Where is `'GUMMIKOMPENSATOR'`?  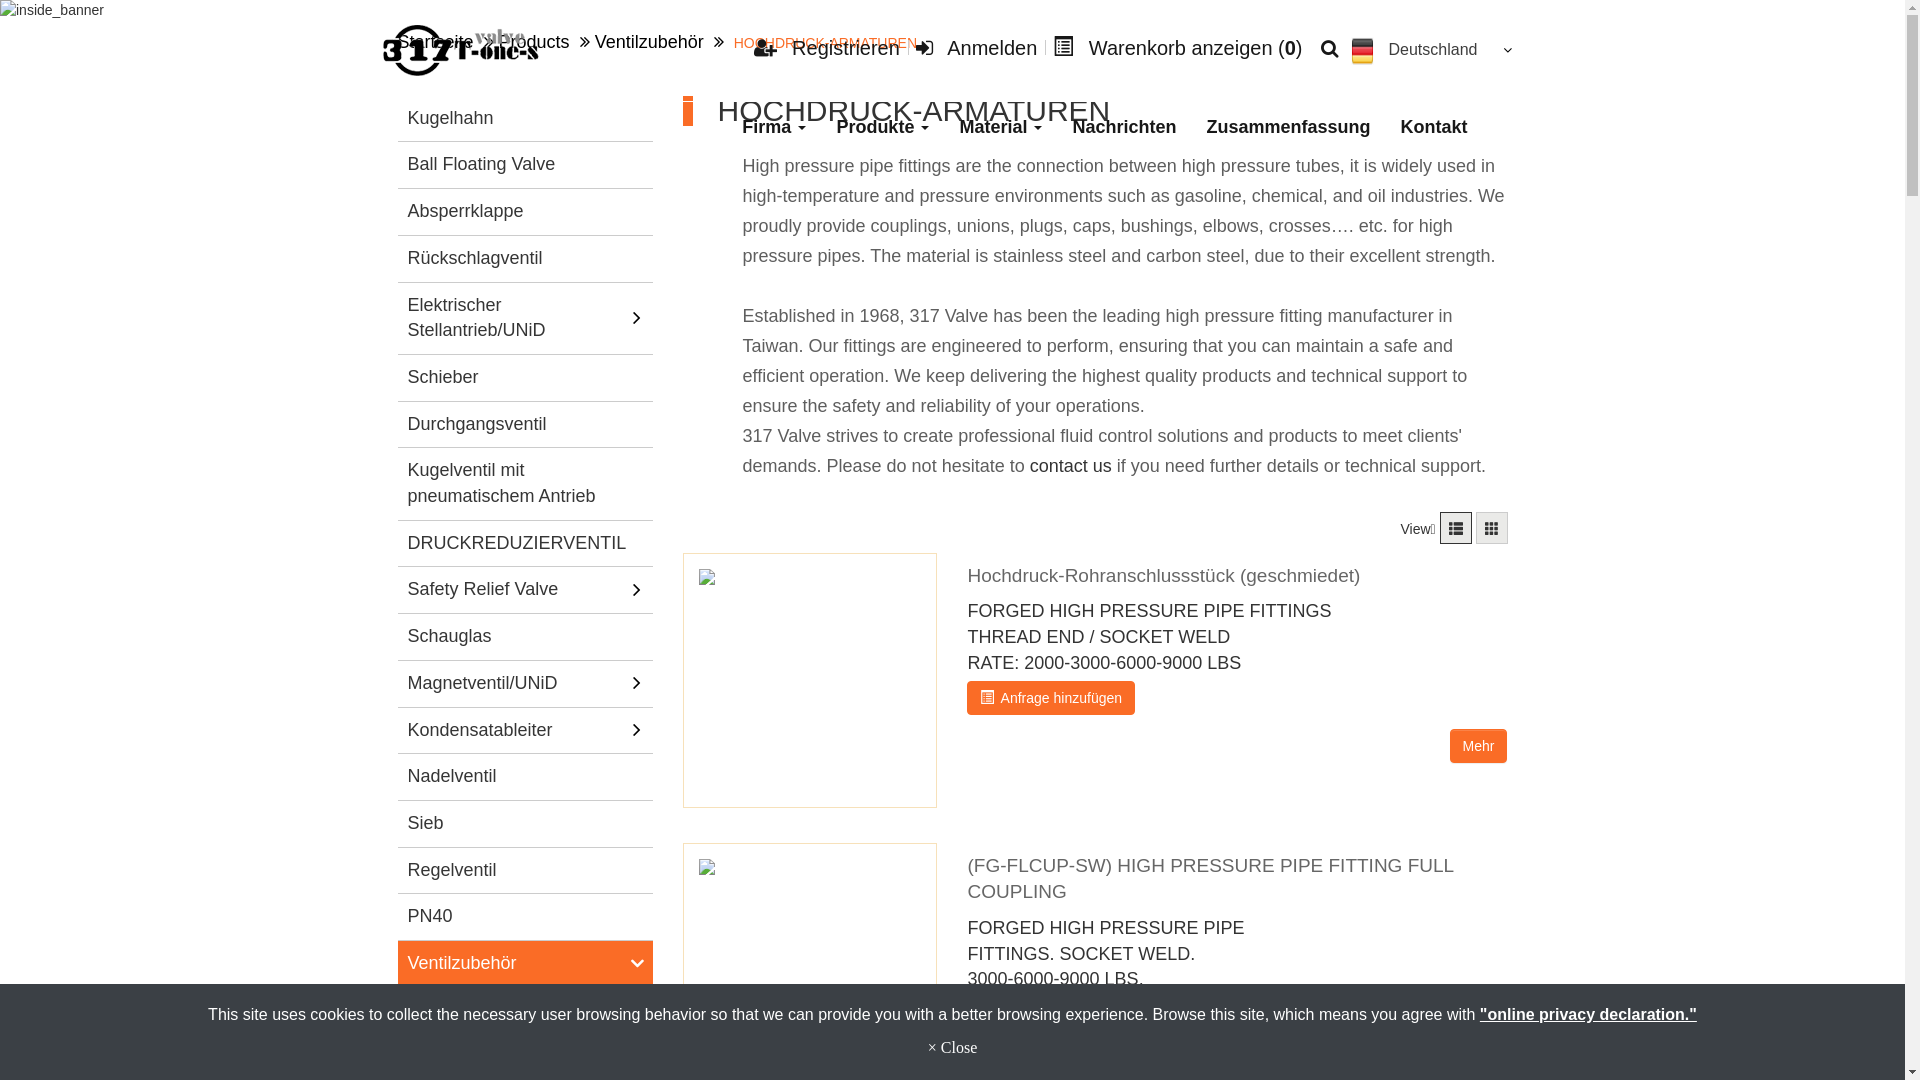 'GUMMIKOMPENSATOR' is located at coordinates (532, 1010).